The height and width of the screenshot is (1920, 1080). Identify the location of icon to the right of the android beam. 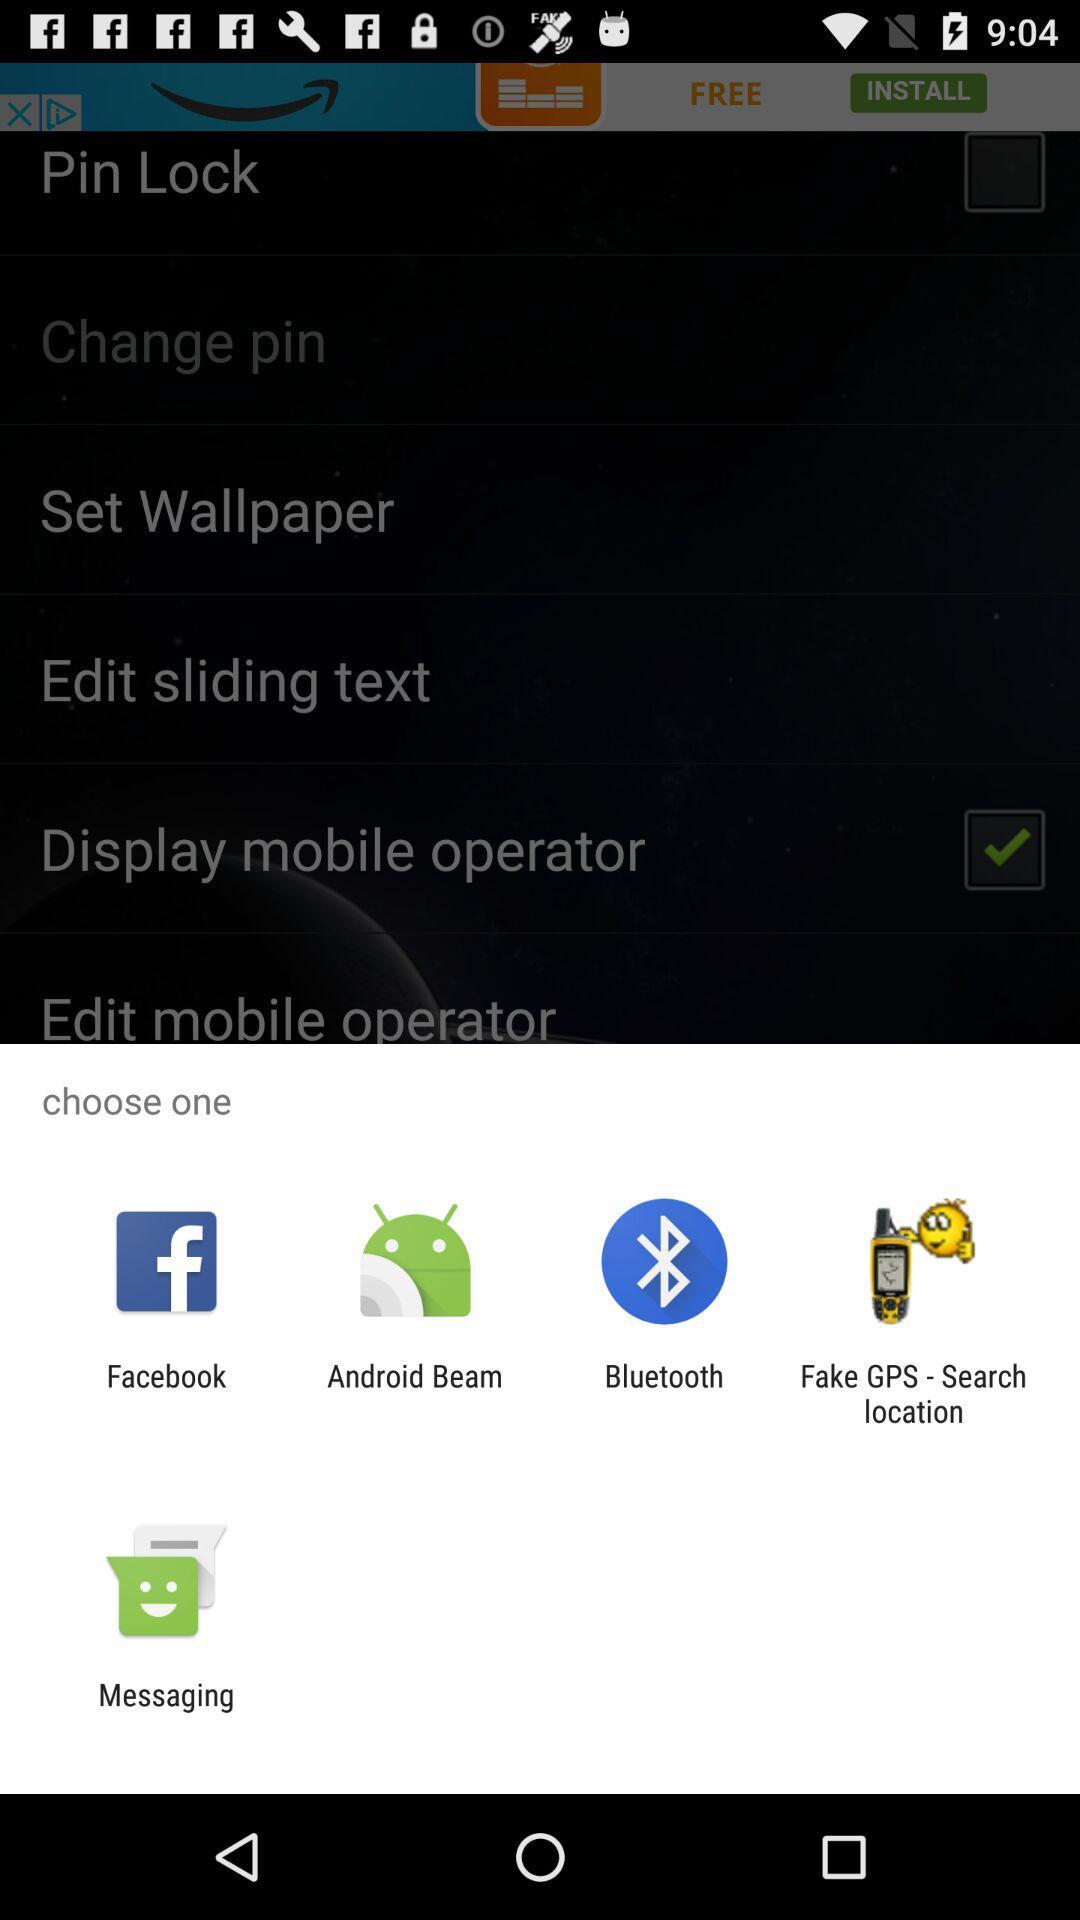
(664, 1392).